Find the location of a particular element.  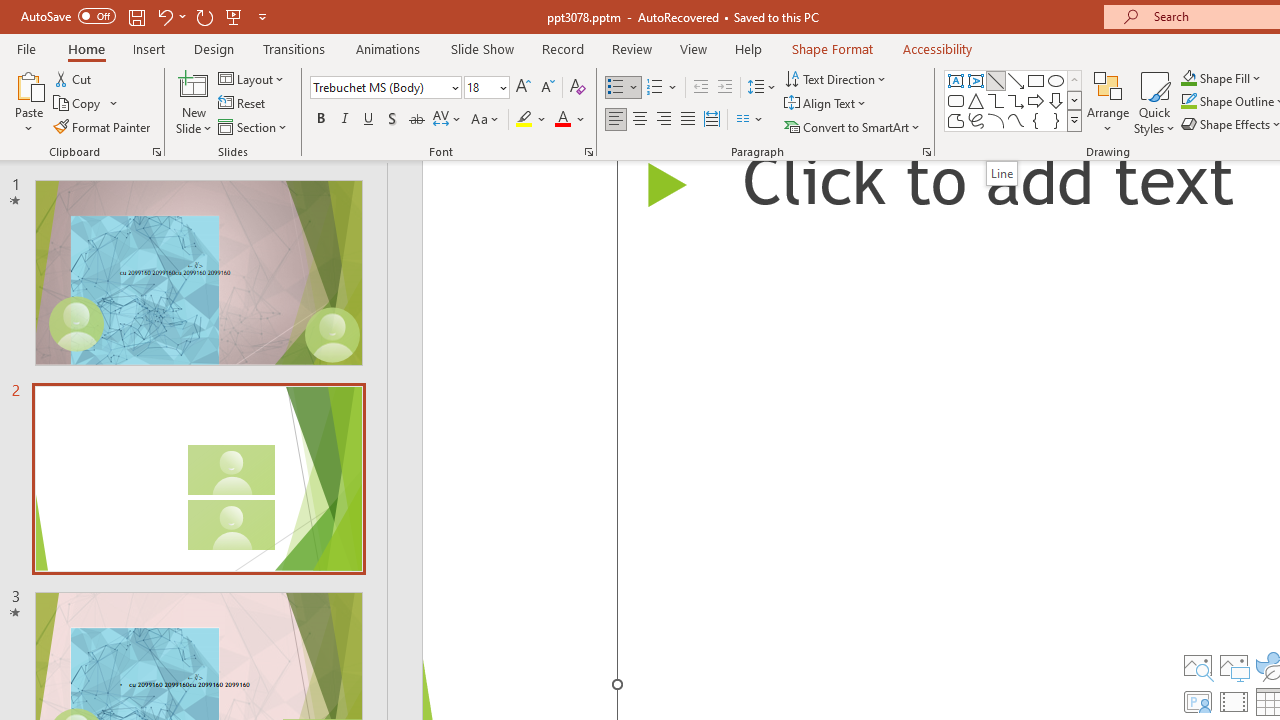

'Text Highlight Color Yellow' is located at coordinates (524, 119).